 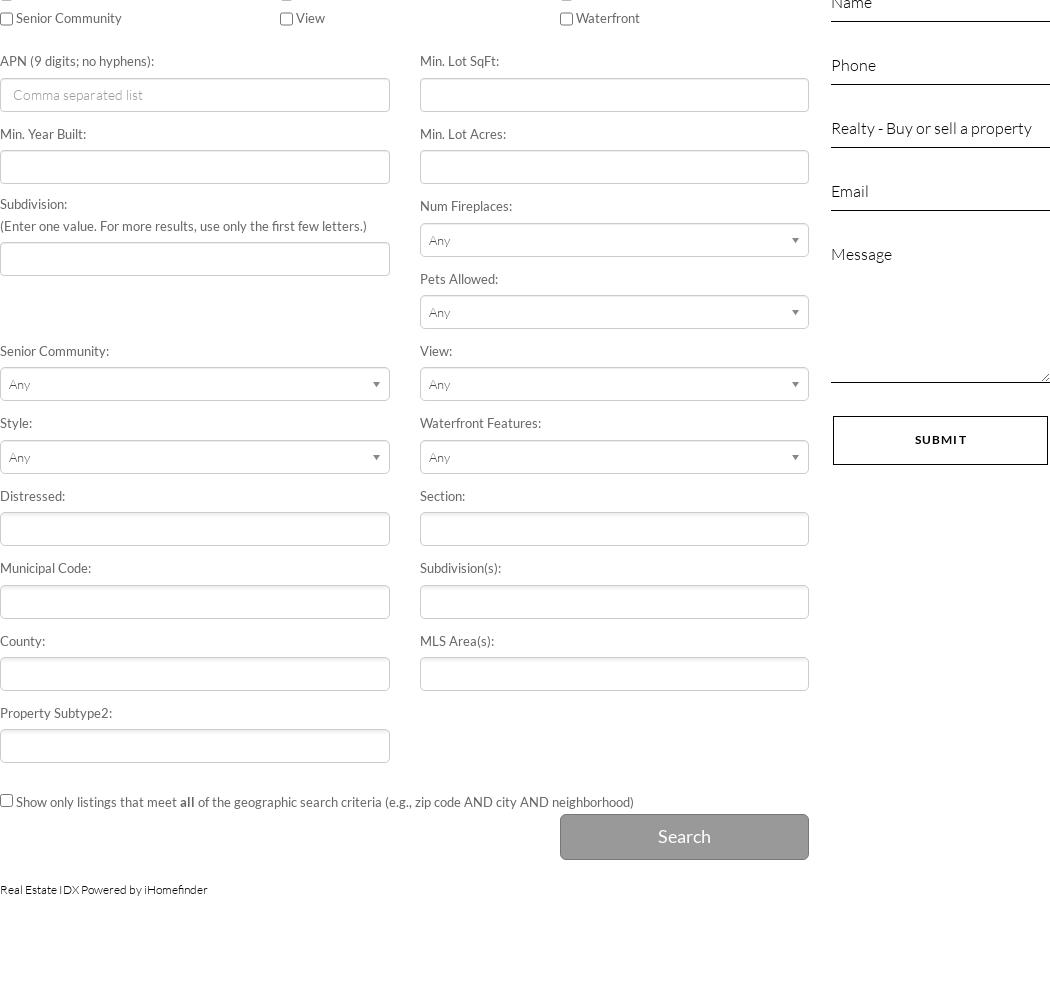 I want to click on 'Property Subtype2:', so click(x=54, y=712).